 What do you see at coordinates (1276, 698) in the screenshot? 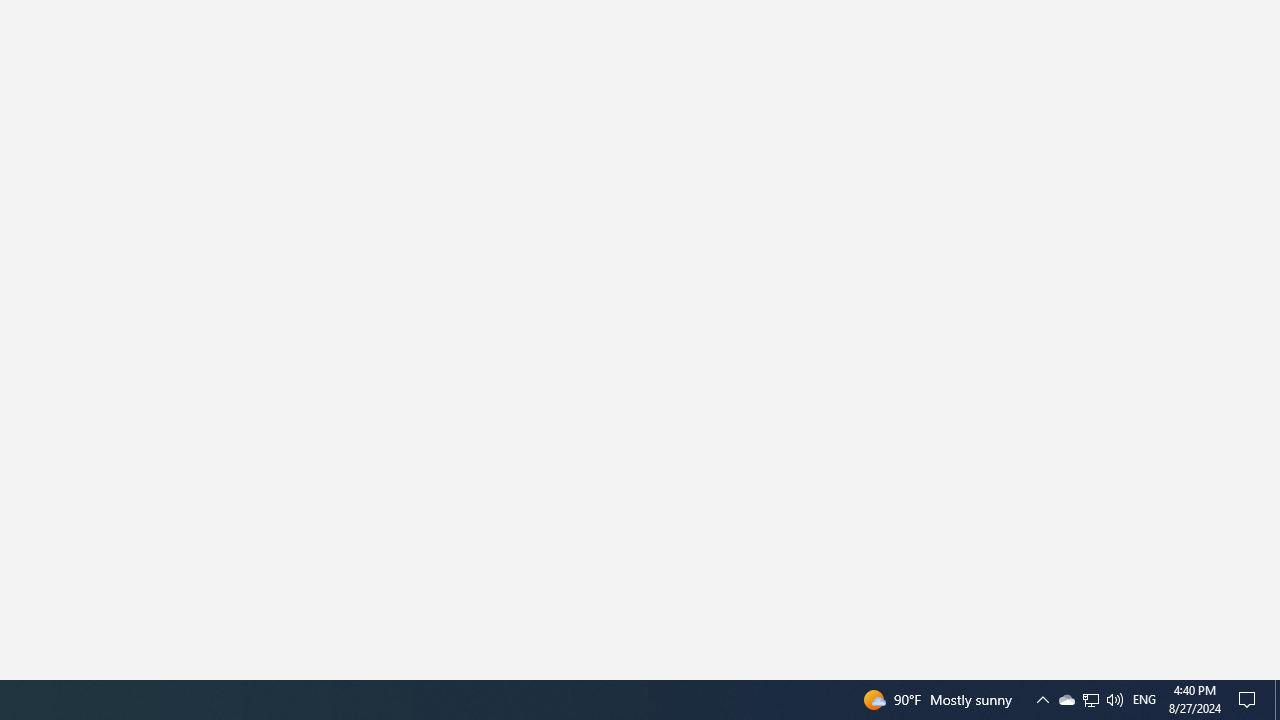
I see `'Show desktop'` at bounding box center [1276, 698].